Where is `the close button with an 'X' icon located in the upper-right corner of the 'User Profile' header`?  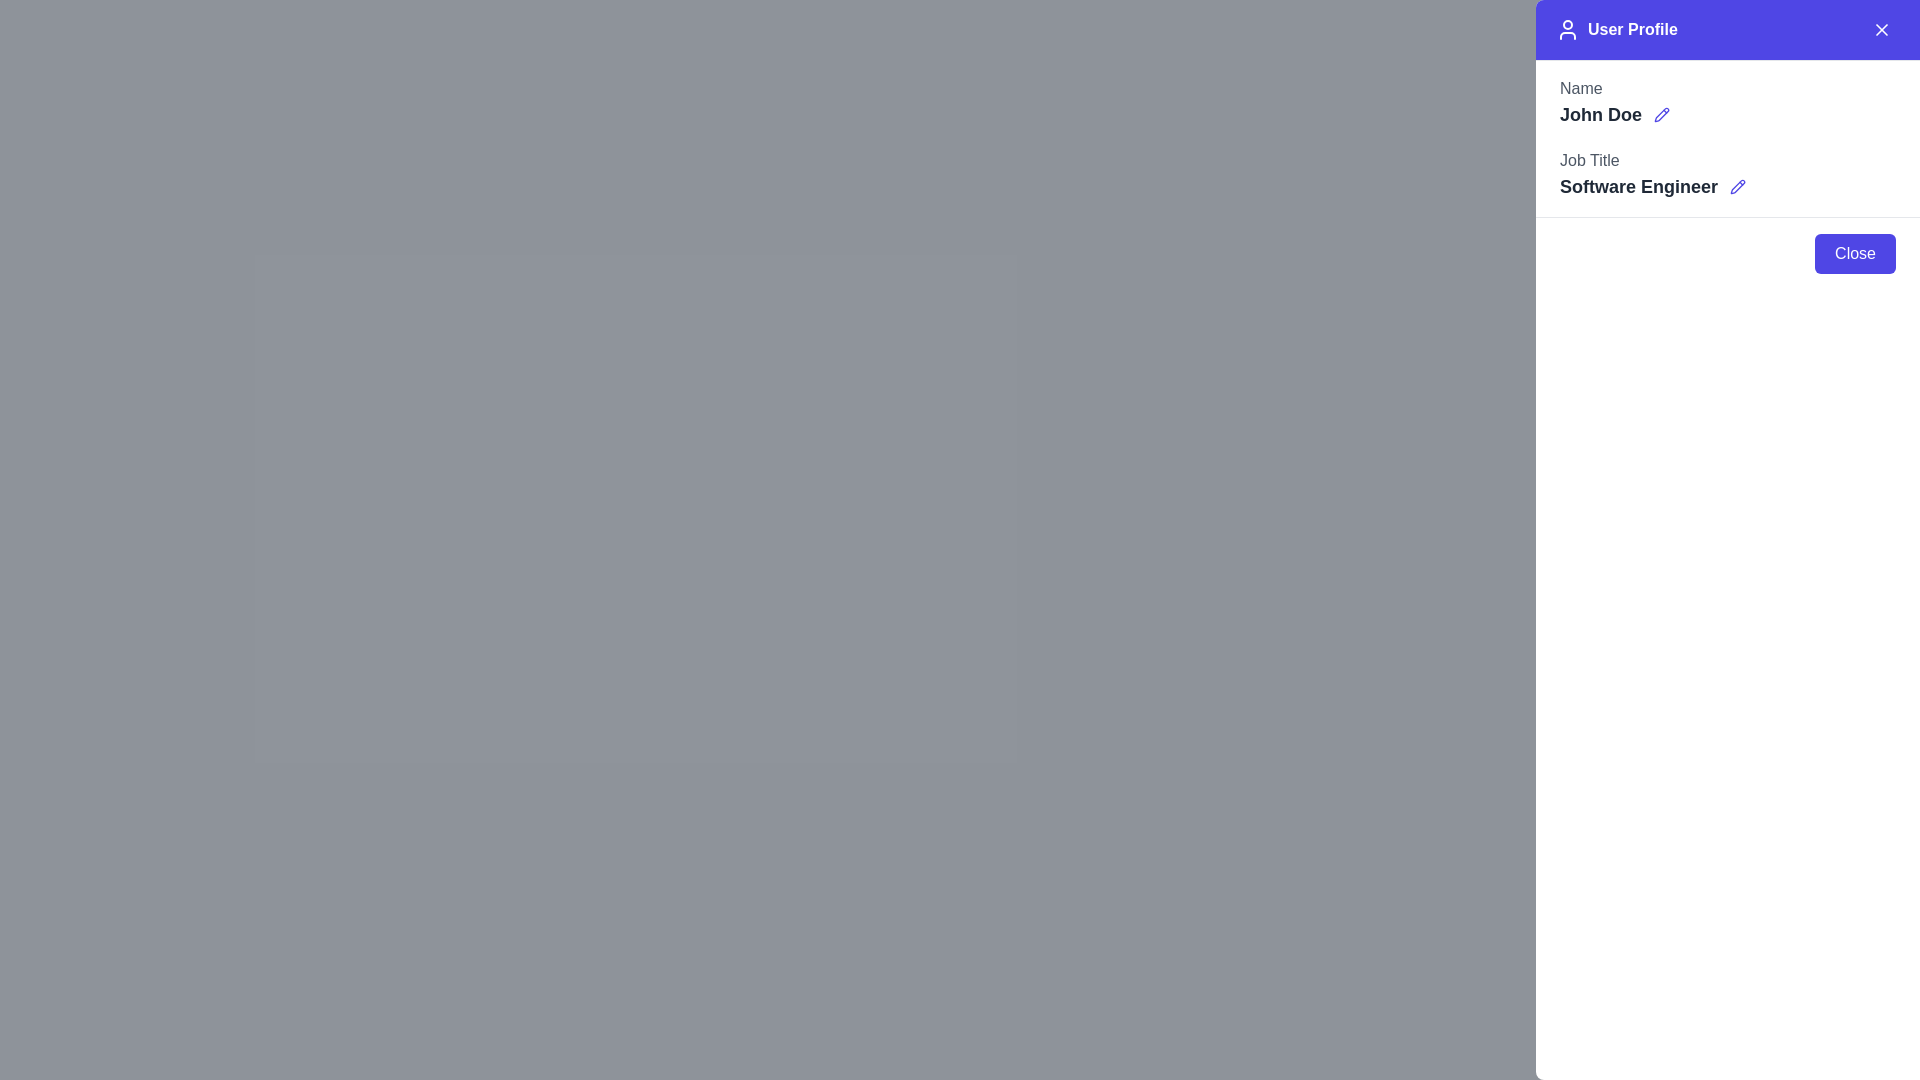 the close button with an 'X' icon located in the upper-right corner of the 'User Profile' header is located at coordinates (1880, 30).